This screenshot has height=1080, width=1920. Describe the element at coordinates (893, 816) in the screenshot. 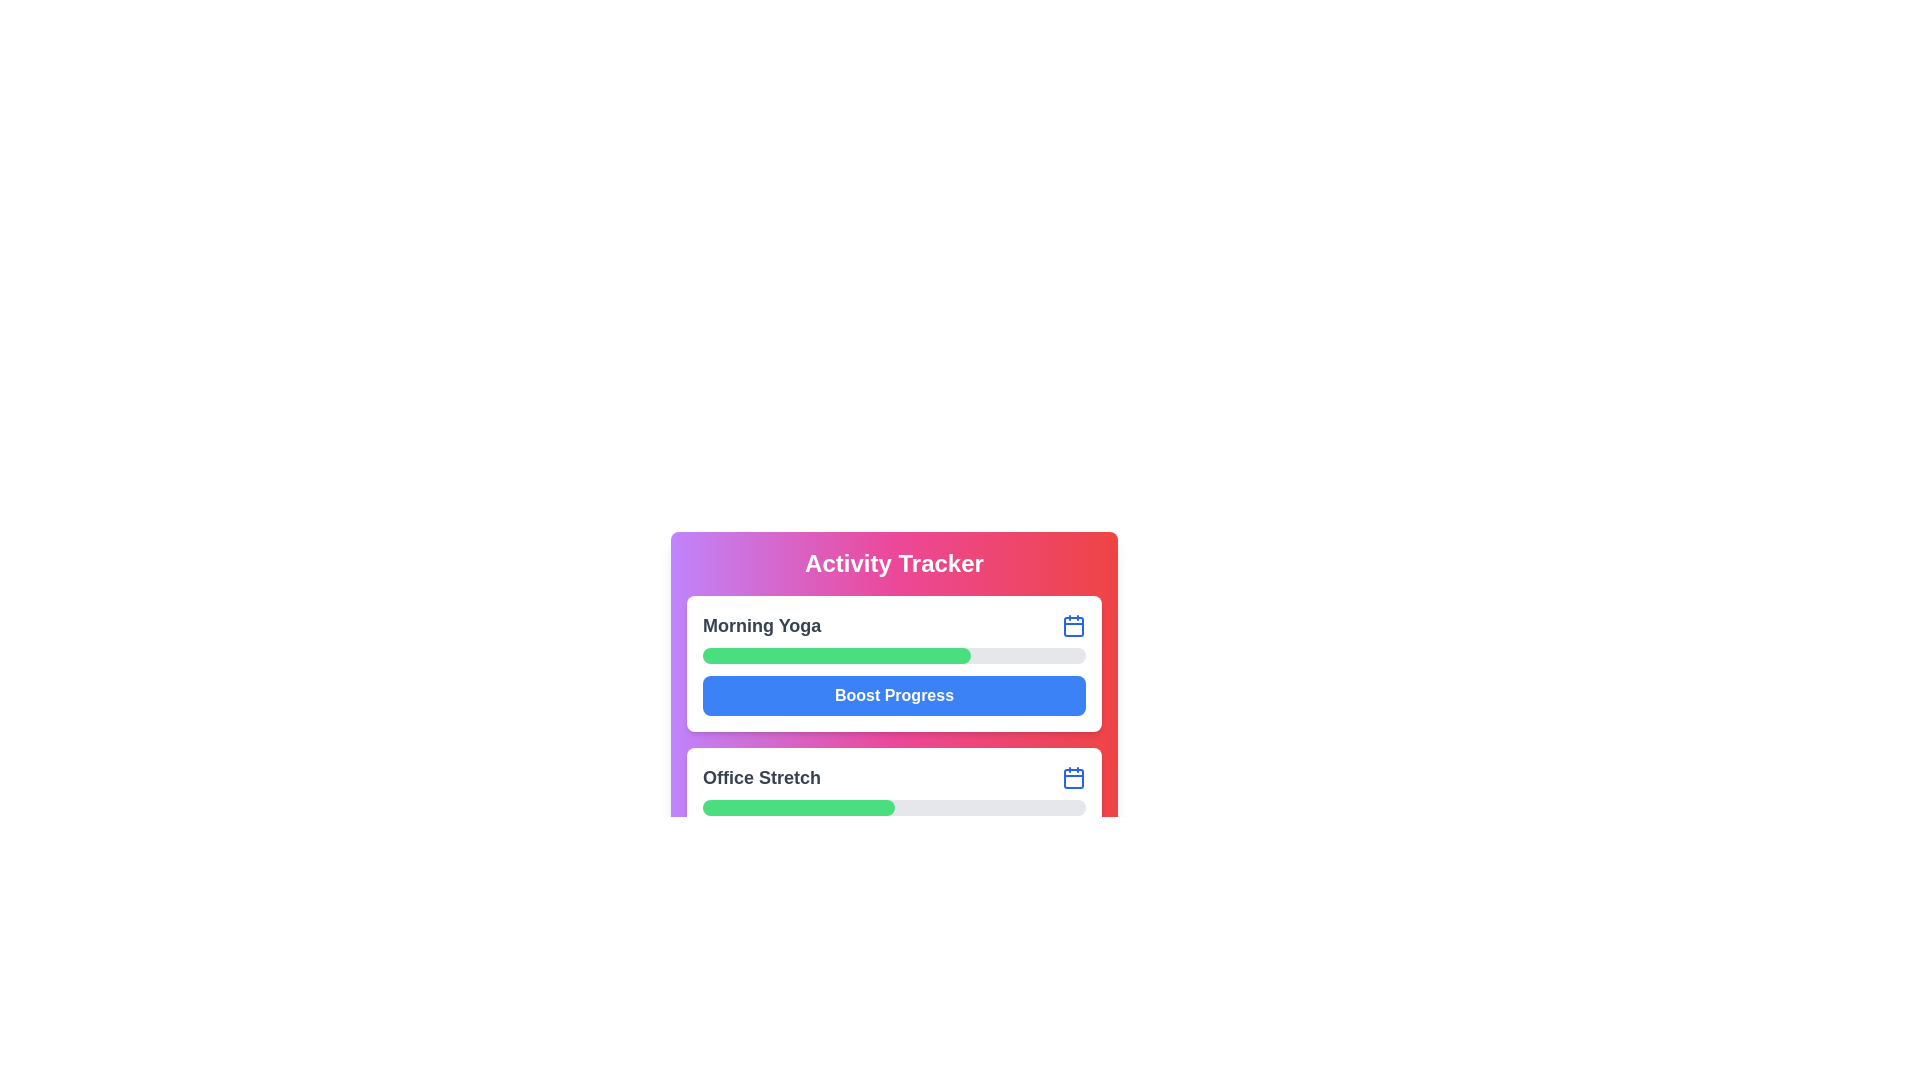

I see `the progress bar located in the second card titled 'Office Stretch' within the 'Activity Tracker' section, positioned below the text 'Office Stretch'` at that location.